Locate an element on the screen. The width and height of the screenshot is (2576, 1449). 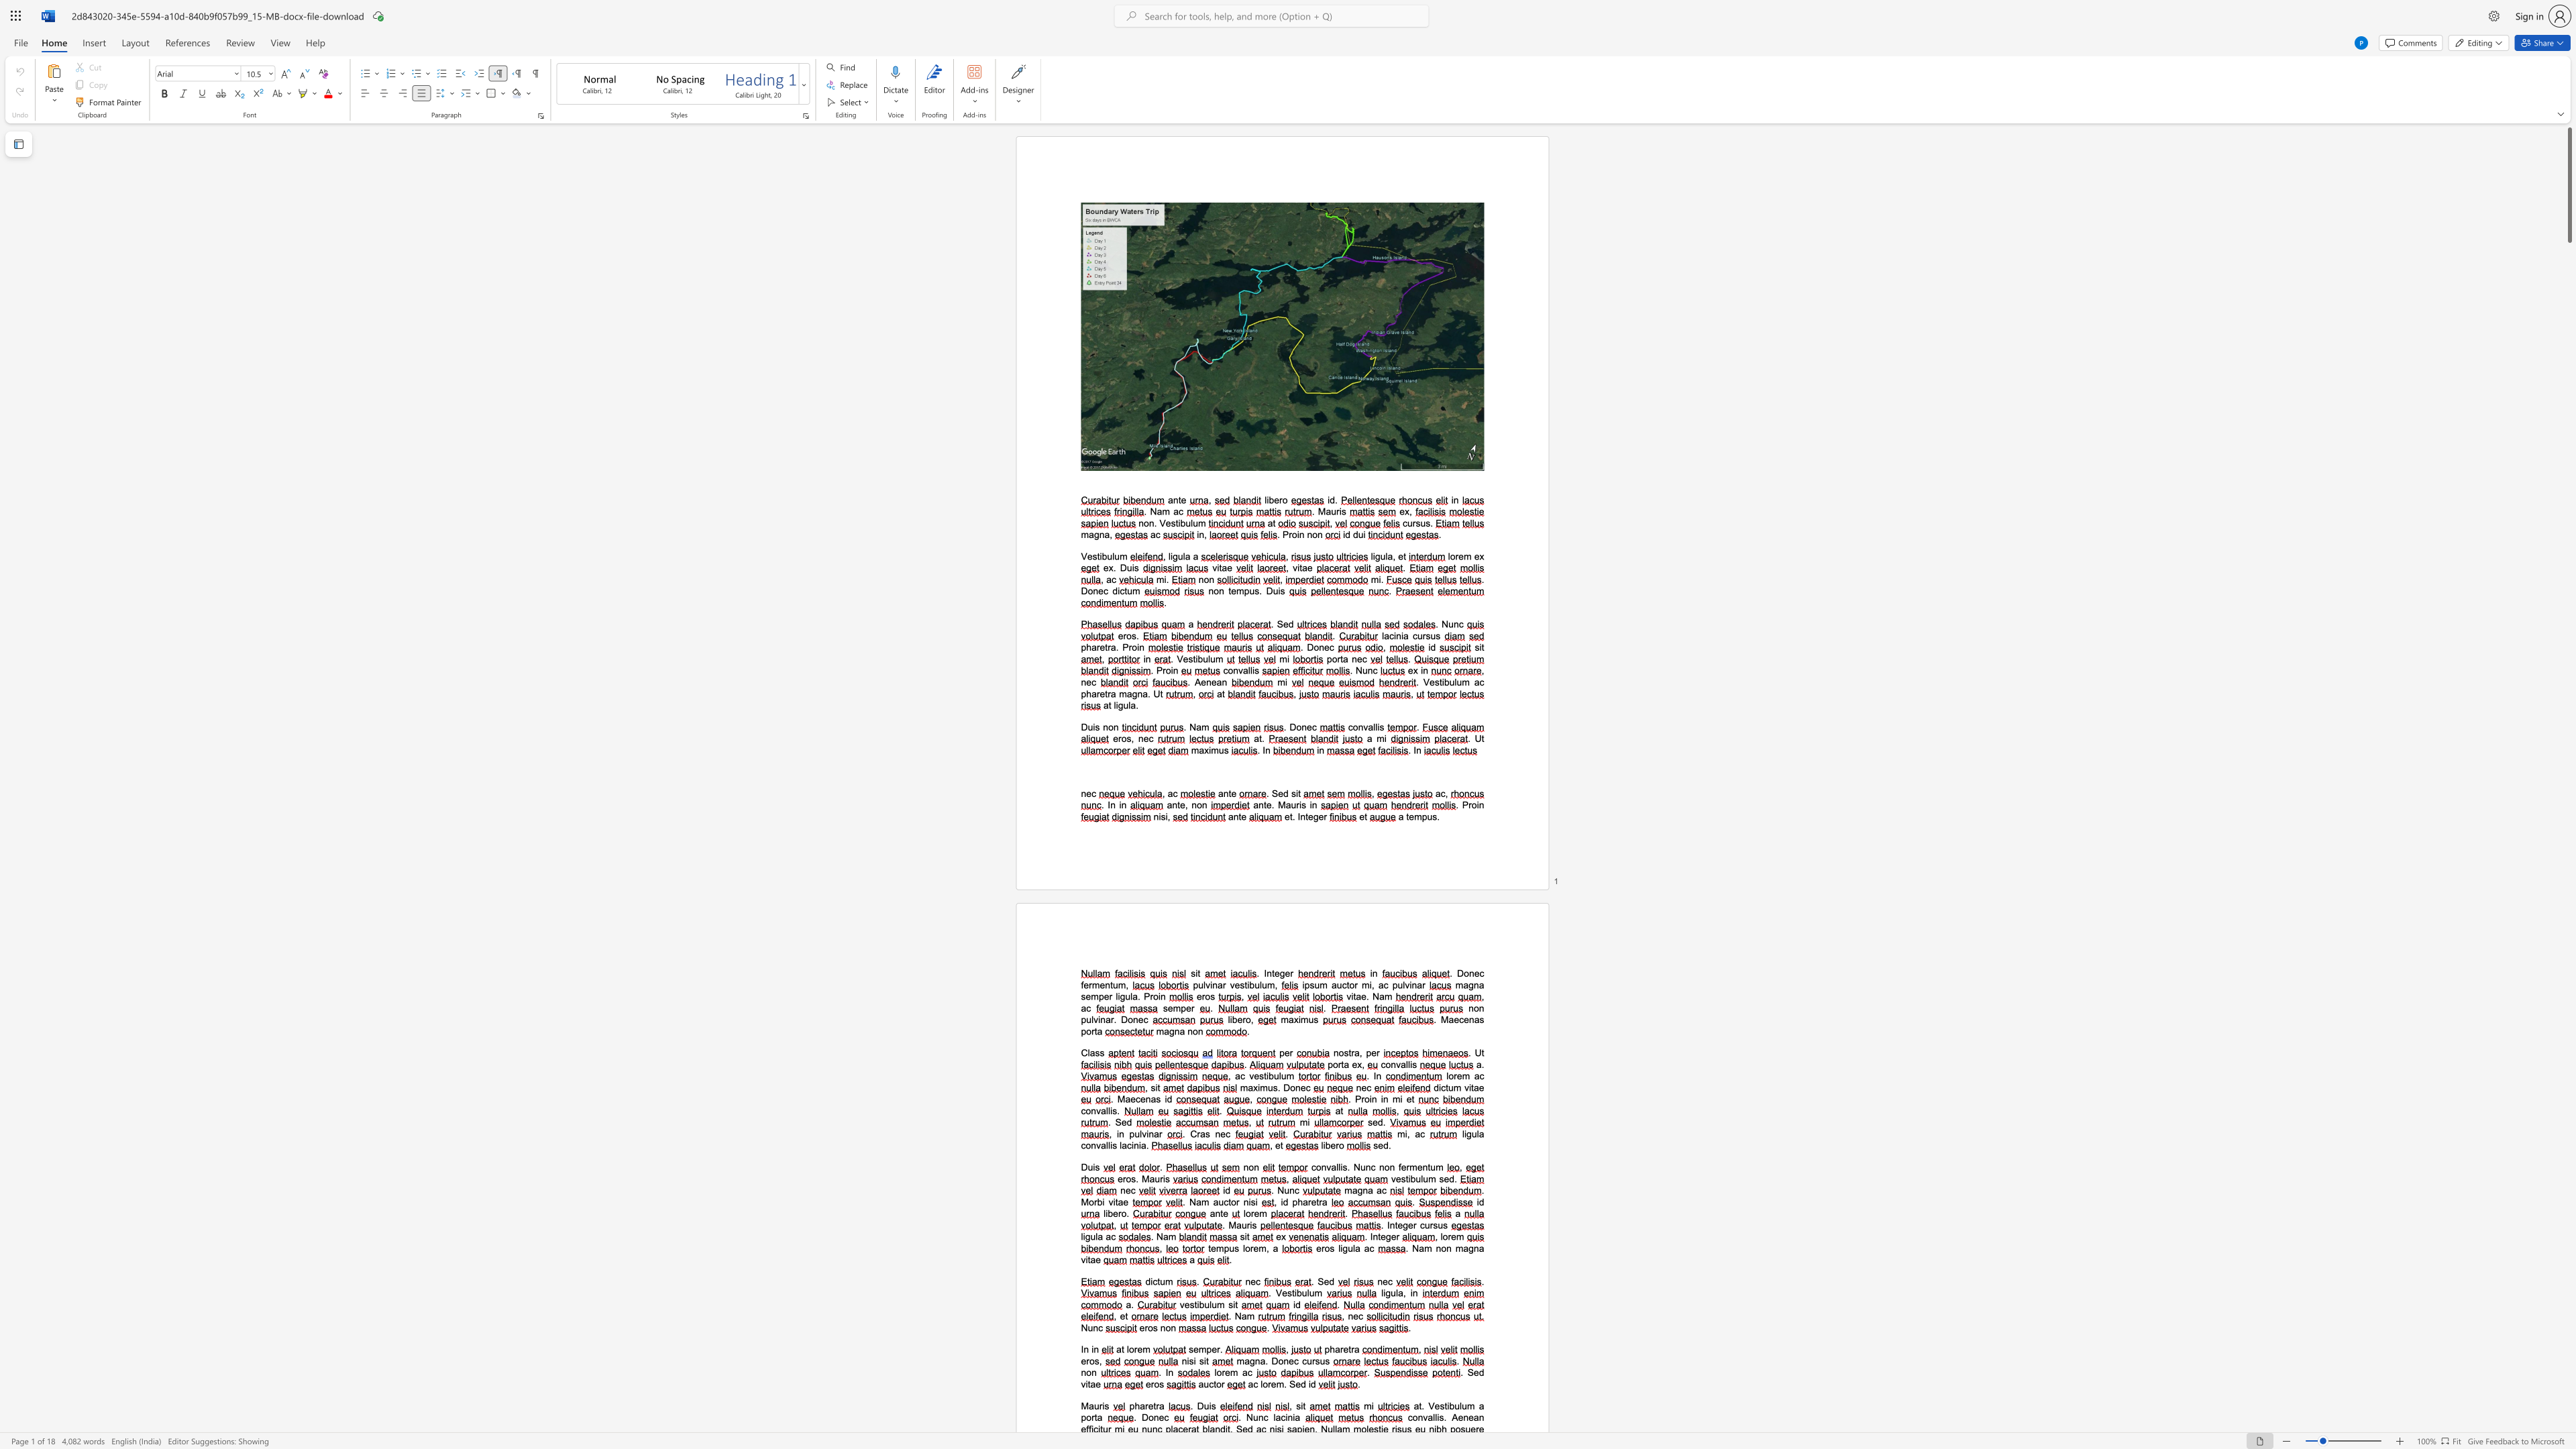
the space between the continuous character "r" and "s" in the text is located at coordinates (1315, 1360).